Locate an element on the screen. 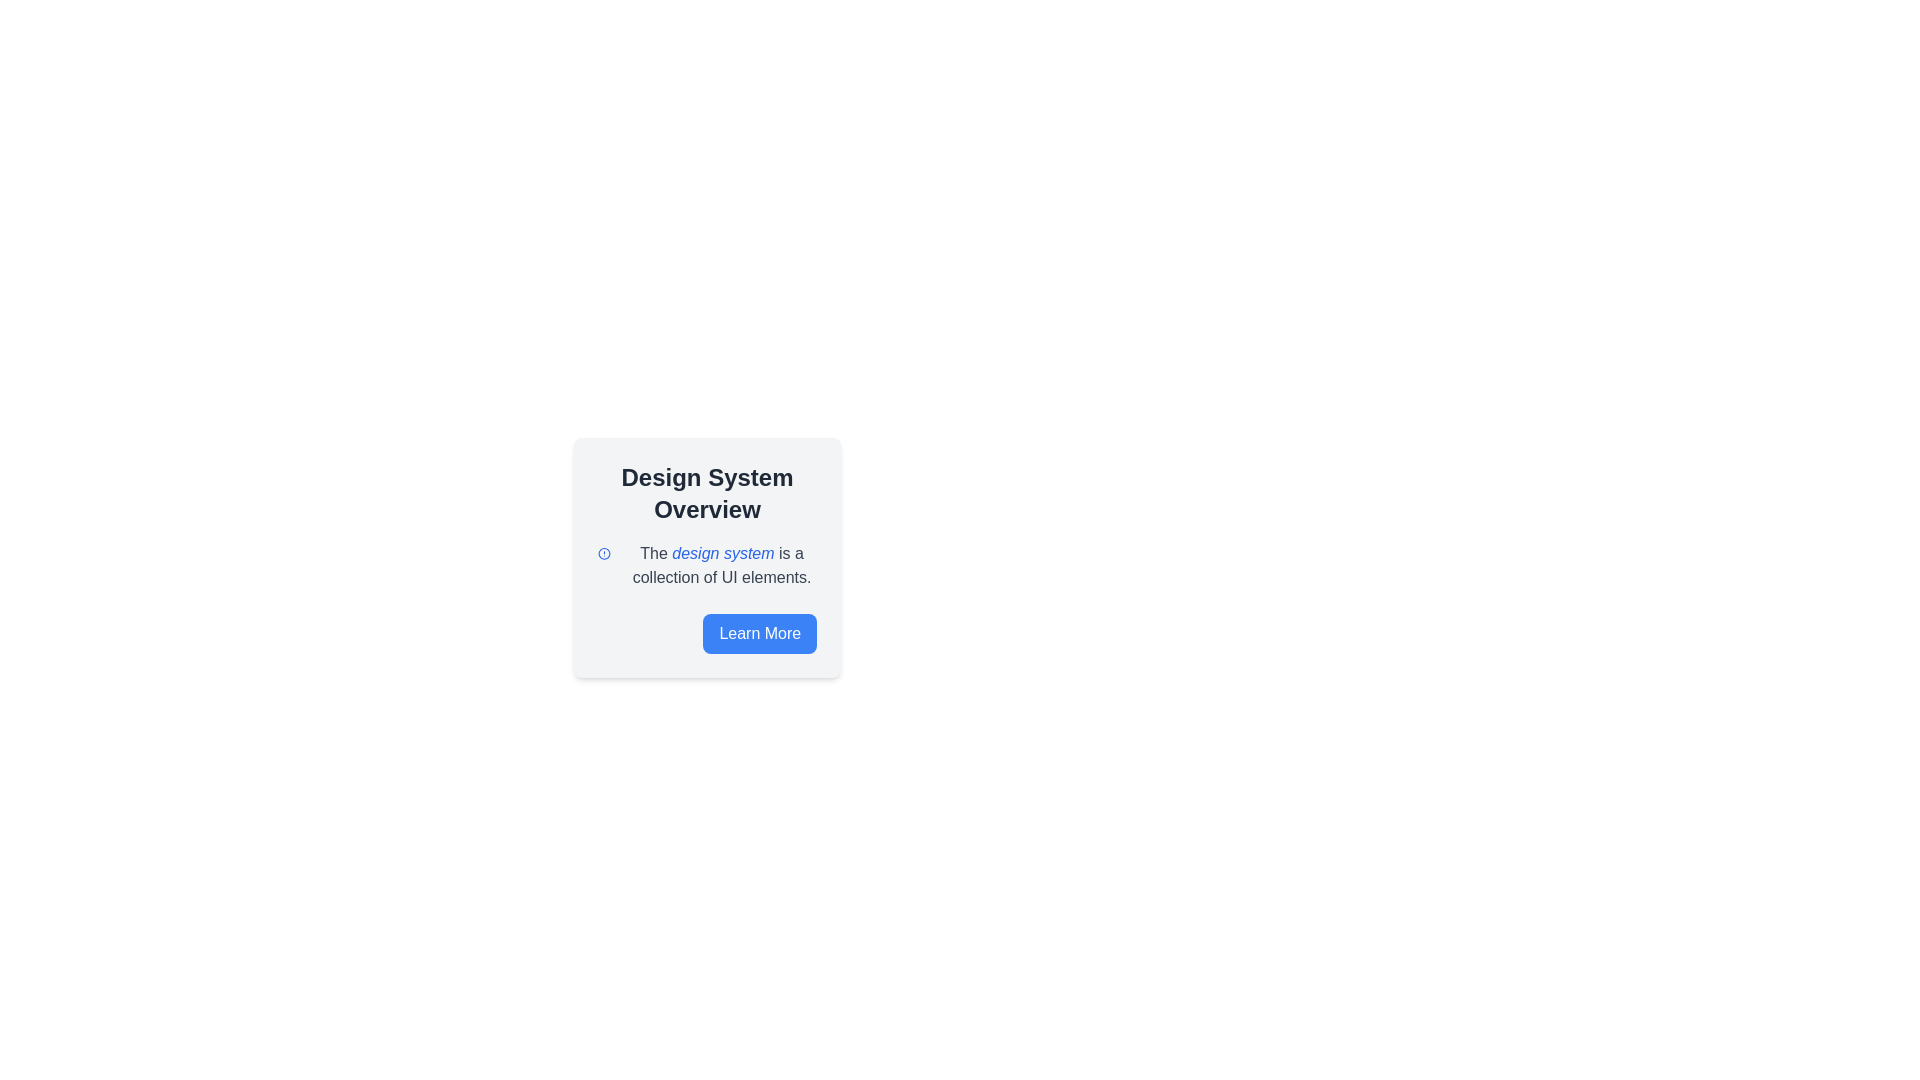 The width and height of the screenshot is (1920, 1080). the circular outline of the 'circle-alert' icon to interact with it, as it provides a visual cue in the interface is located at coordinates (603, 554).